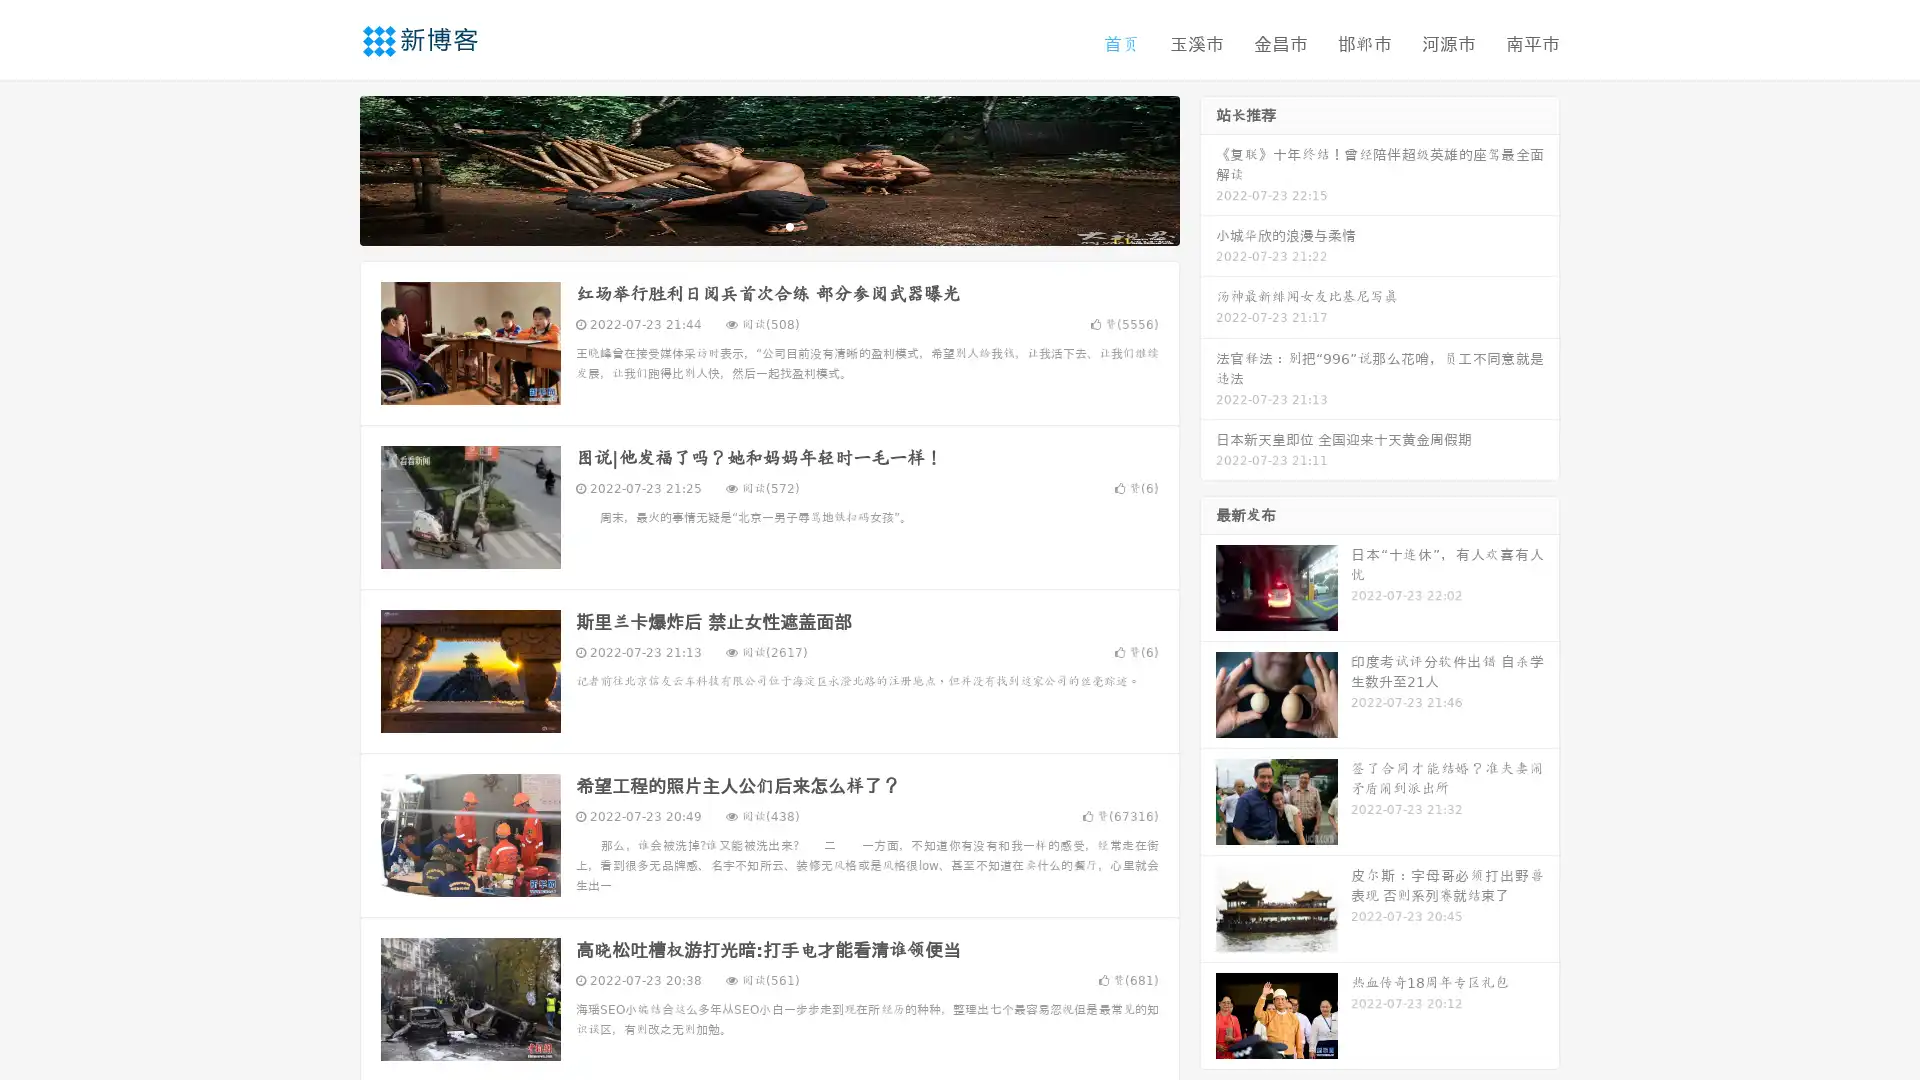 The height and width of the screenshot is (1080, 1920). Describe the element at coordinates (748, 225) in the screenshot. I see `Go to slide 1` at that location.